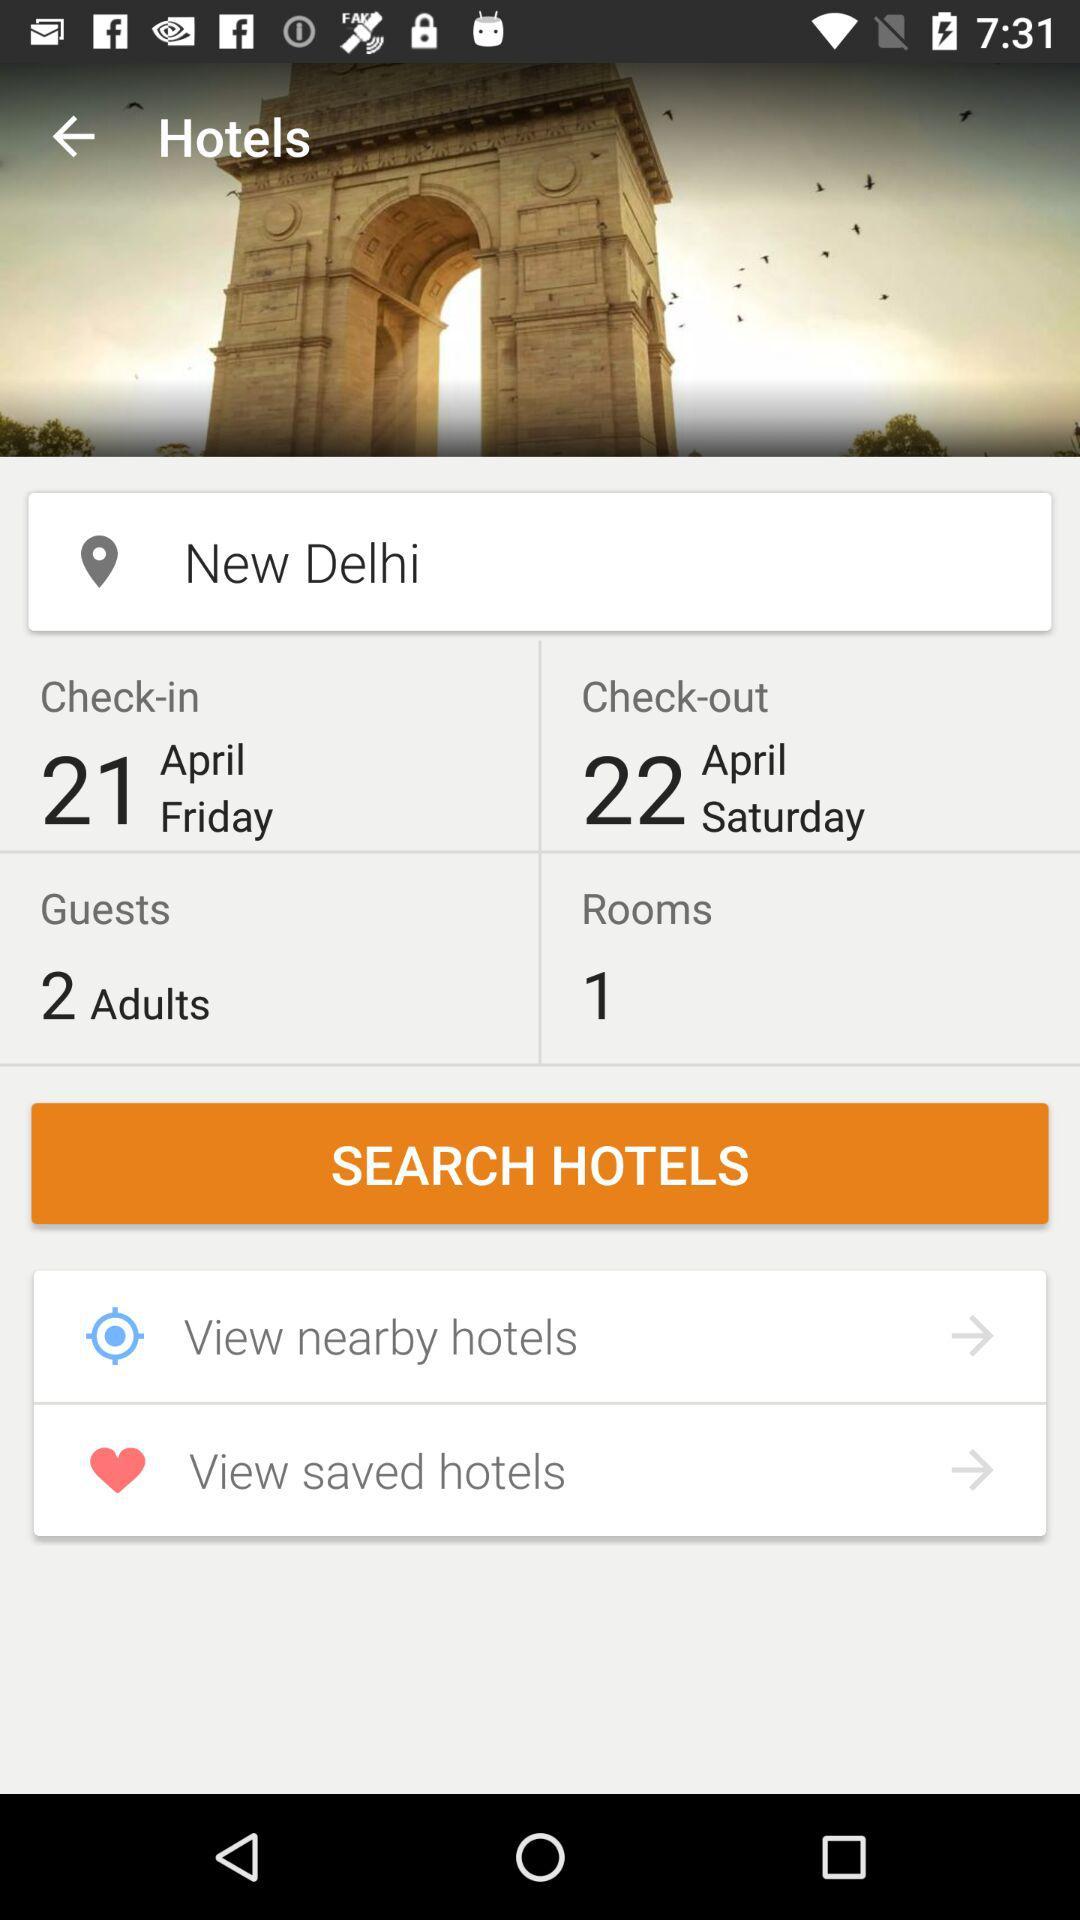 The image size is (1080, 1920). What do you see at coordinates (971, 1335) in the screenshot?
I see `forward arrow icon right to view nearby hotels` at bounding box center [971, 1335].